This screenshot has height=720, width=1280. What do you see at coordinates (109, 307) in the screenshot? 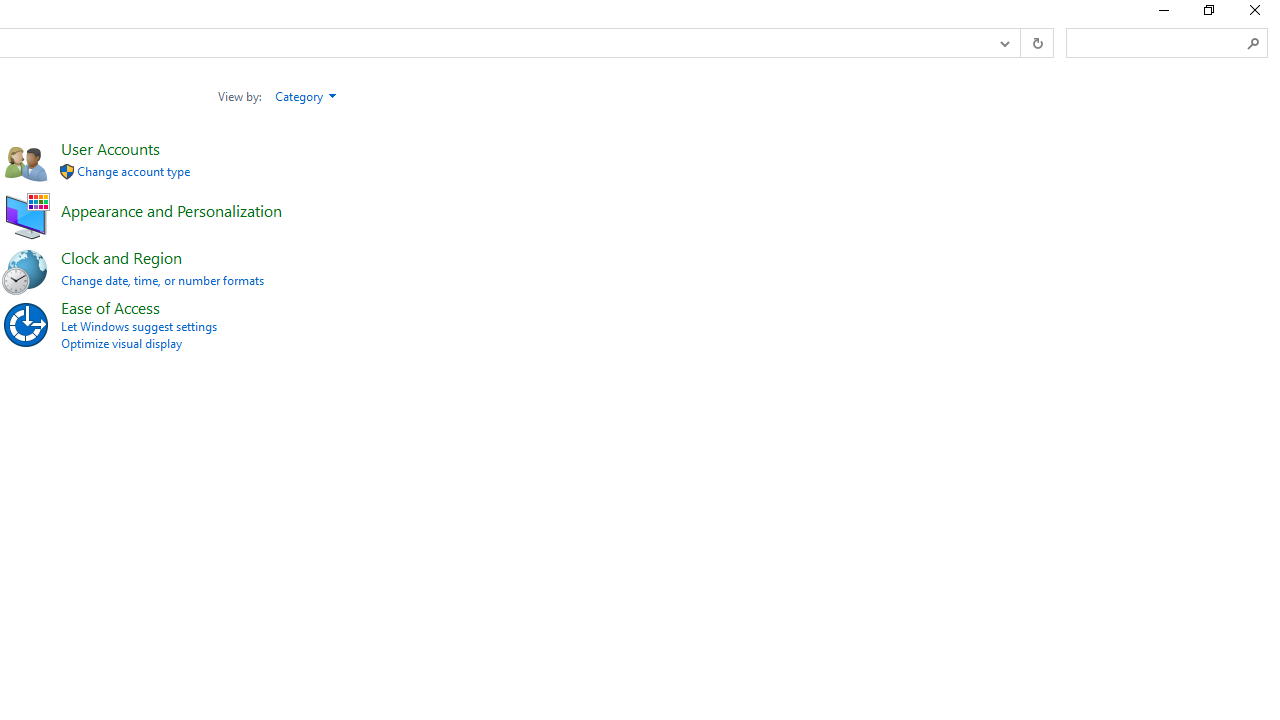
I see `'Ease of Access'` at bounding box center [109, 307].